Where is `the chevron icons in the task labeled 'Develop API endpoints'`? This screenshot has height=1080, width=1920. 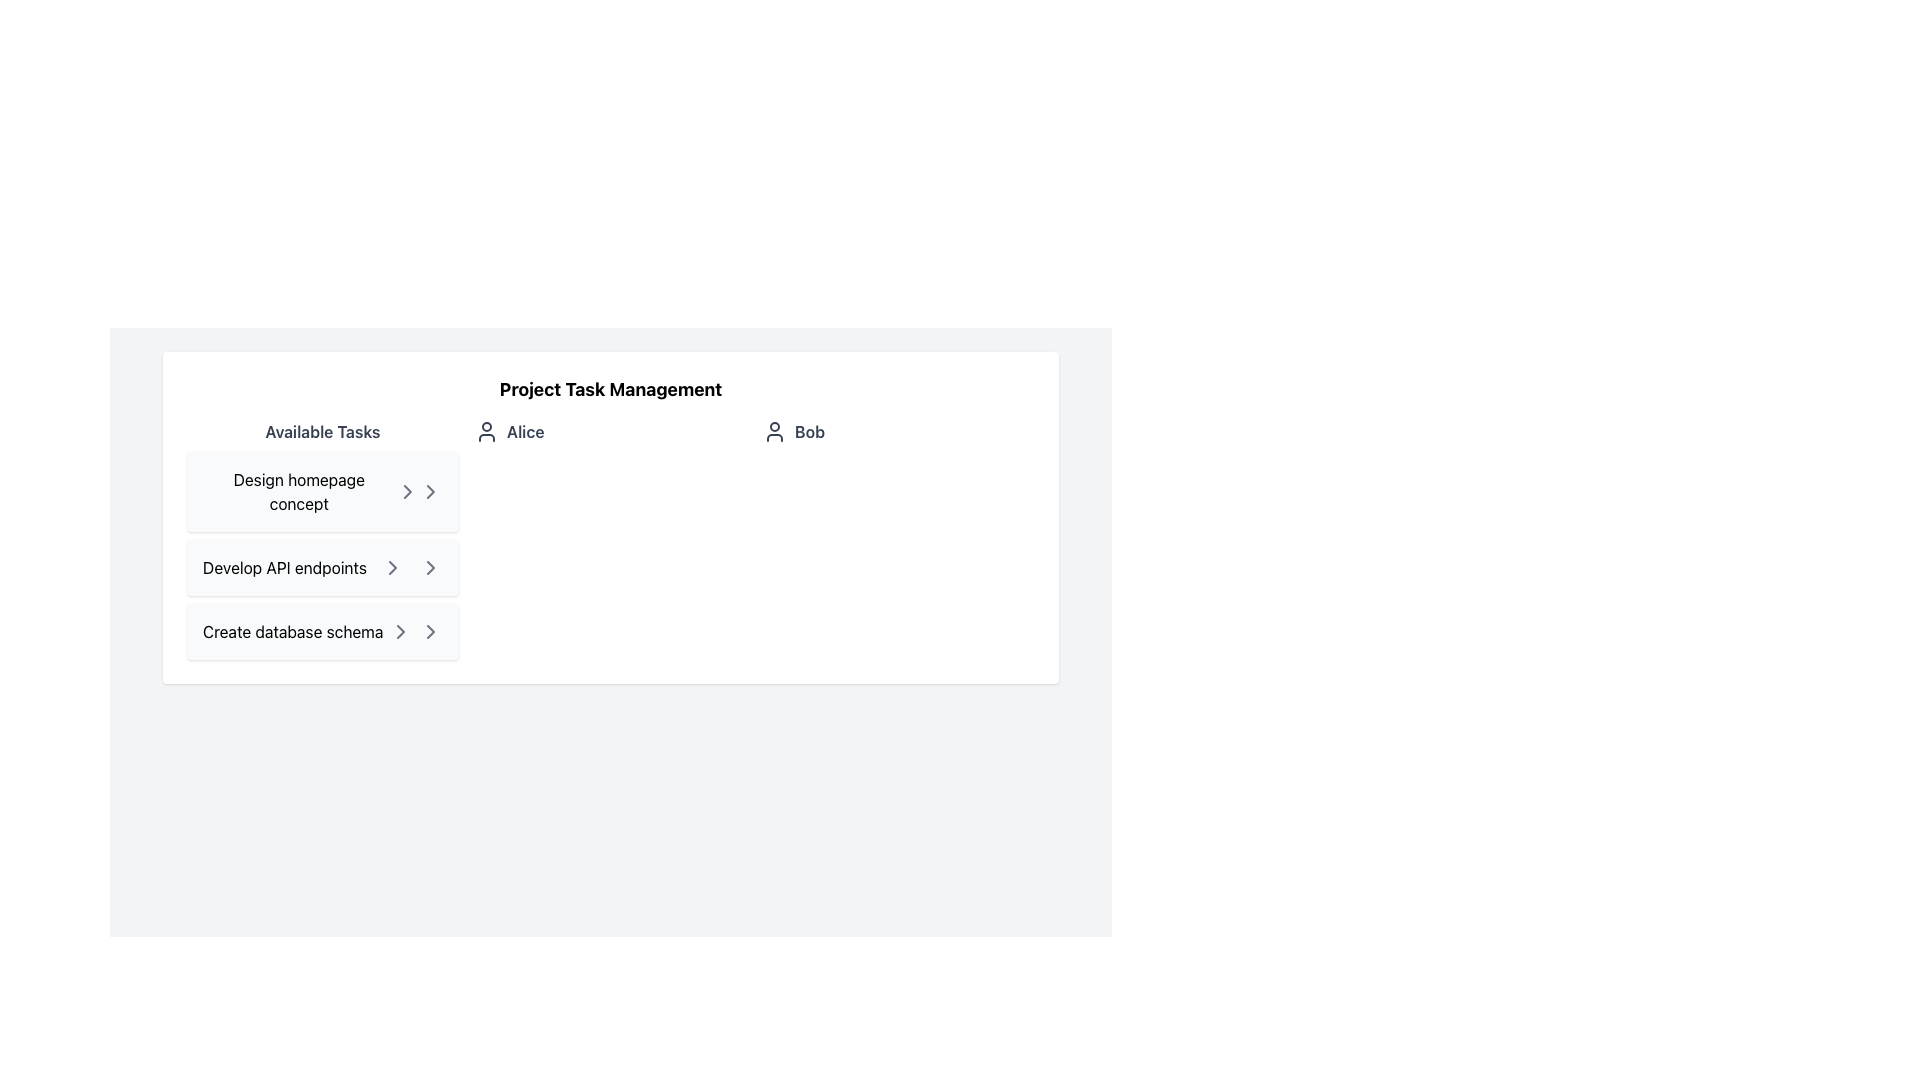
the chevron icons in the task labeled 'Develop API endpoints' is located at coordinates (322, 567).